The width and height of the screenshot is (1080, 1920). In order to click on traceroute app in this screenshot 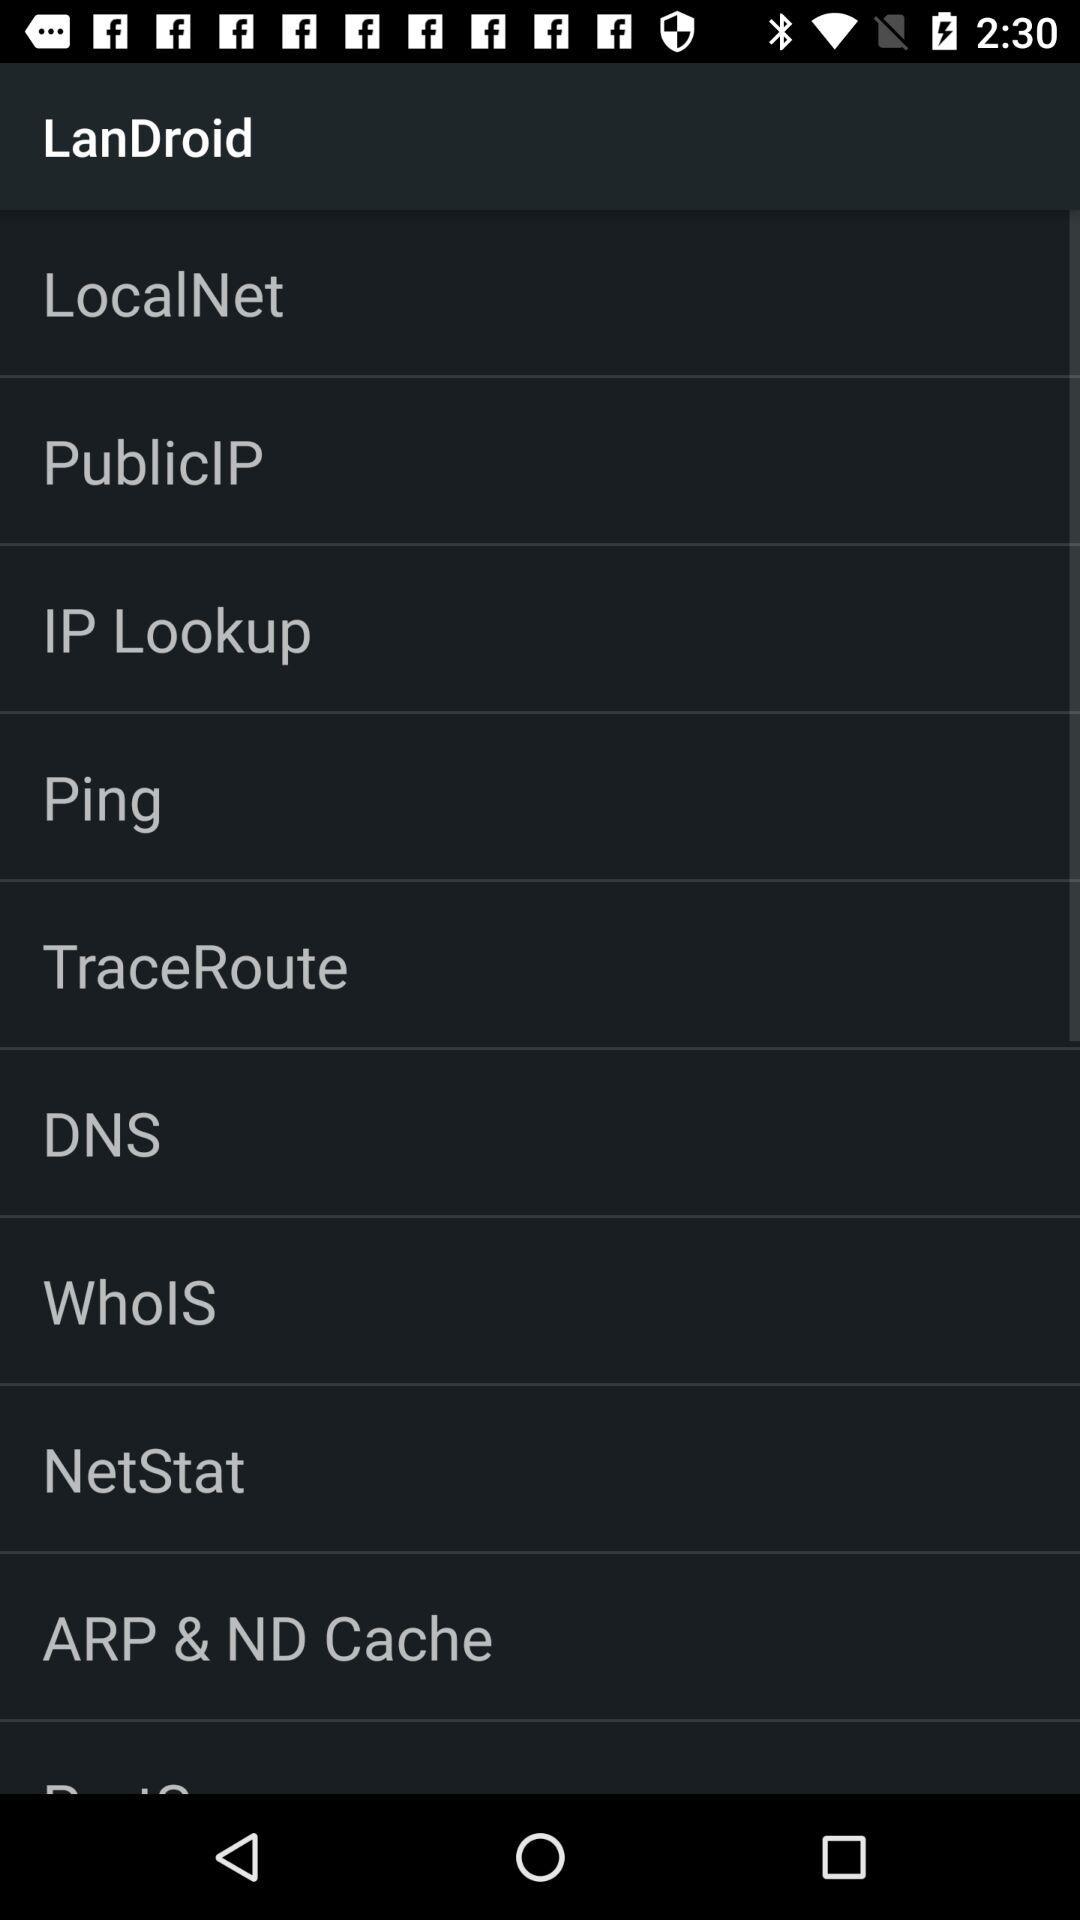, I will do `click(195, 964)`.